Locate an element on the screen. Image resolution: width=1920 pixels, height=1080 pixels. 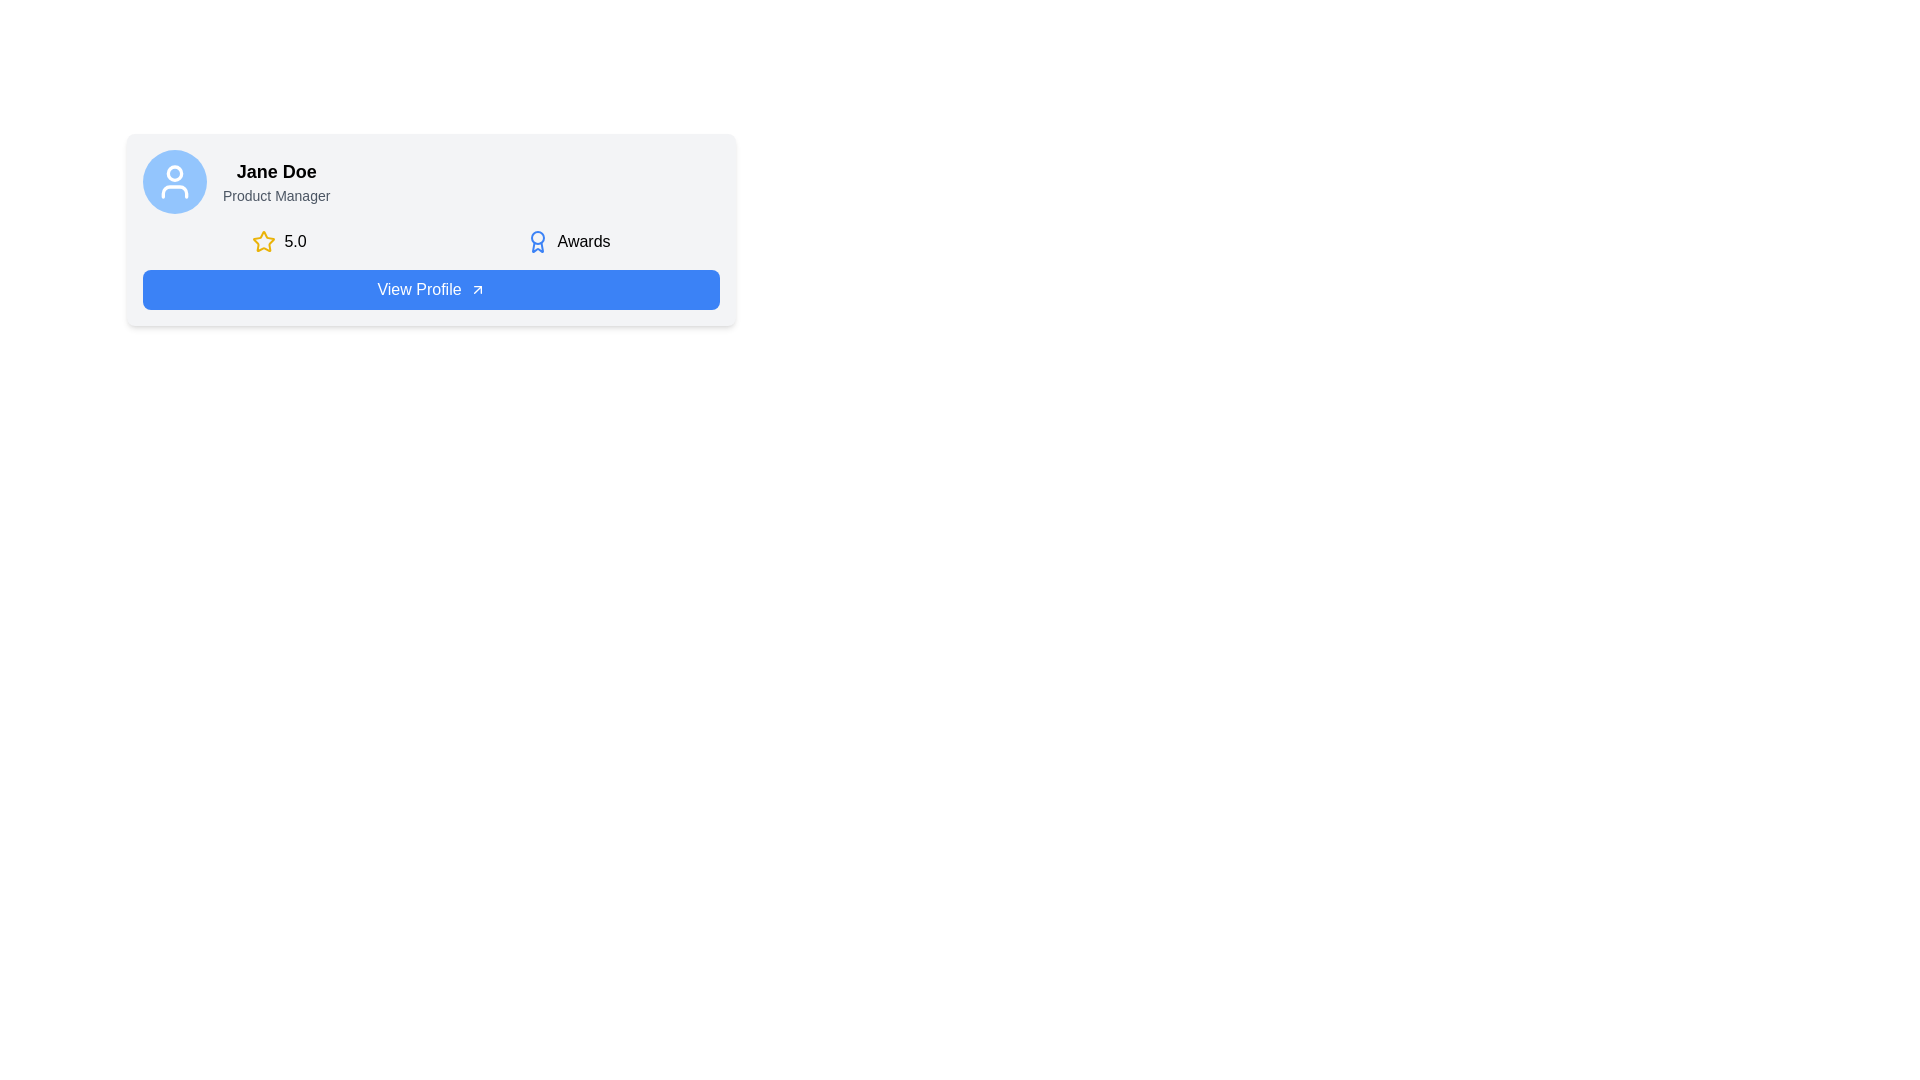
the 'Product Manager' text label located directly below 'Jane Doe' to trigger potential additional effects is located at coordinates (275, 196).